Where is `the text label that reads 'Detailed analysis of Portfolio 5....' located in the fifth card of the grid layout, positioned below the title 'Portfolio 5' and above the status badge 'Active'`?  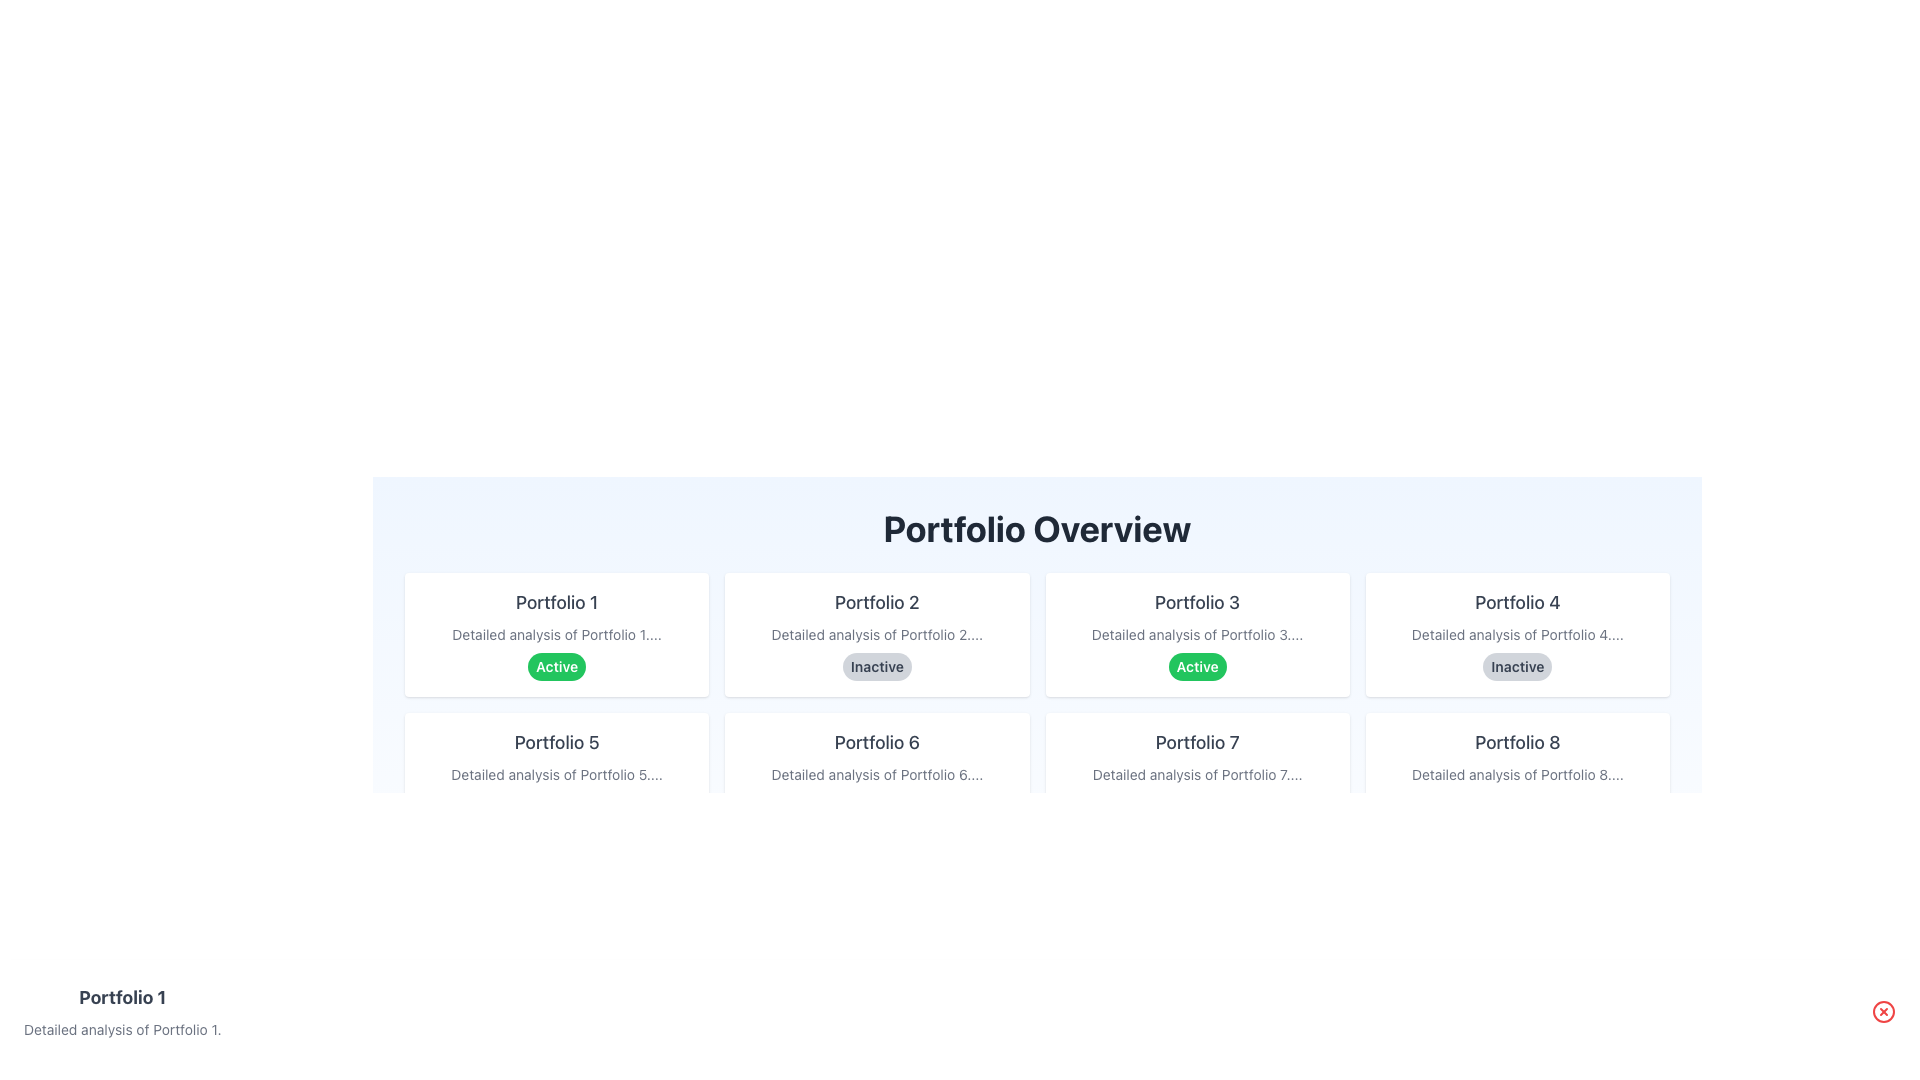 the text label that reads 'Detailed analysis of Portfolio 5....' located in the fifth card of the grid layout, positioned below the title 'Portfolio 5' and above the status badge 'Active' is located at coordinates (557, 774).